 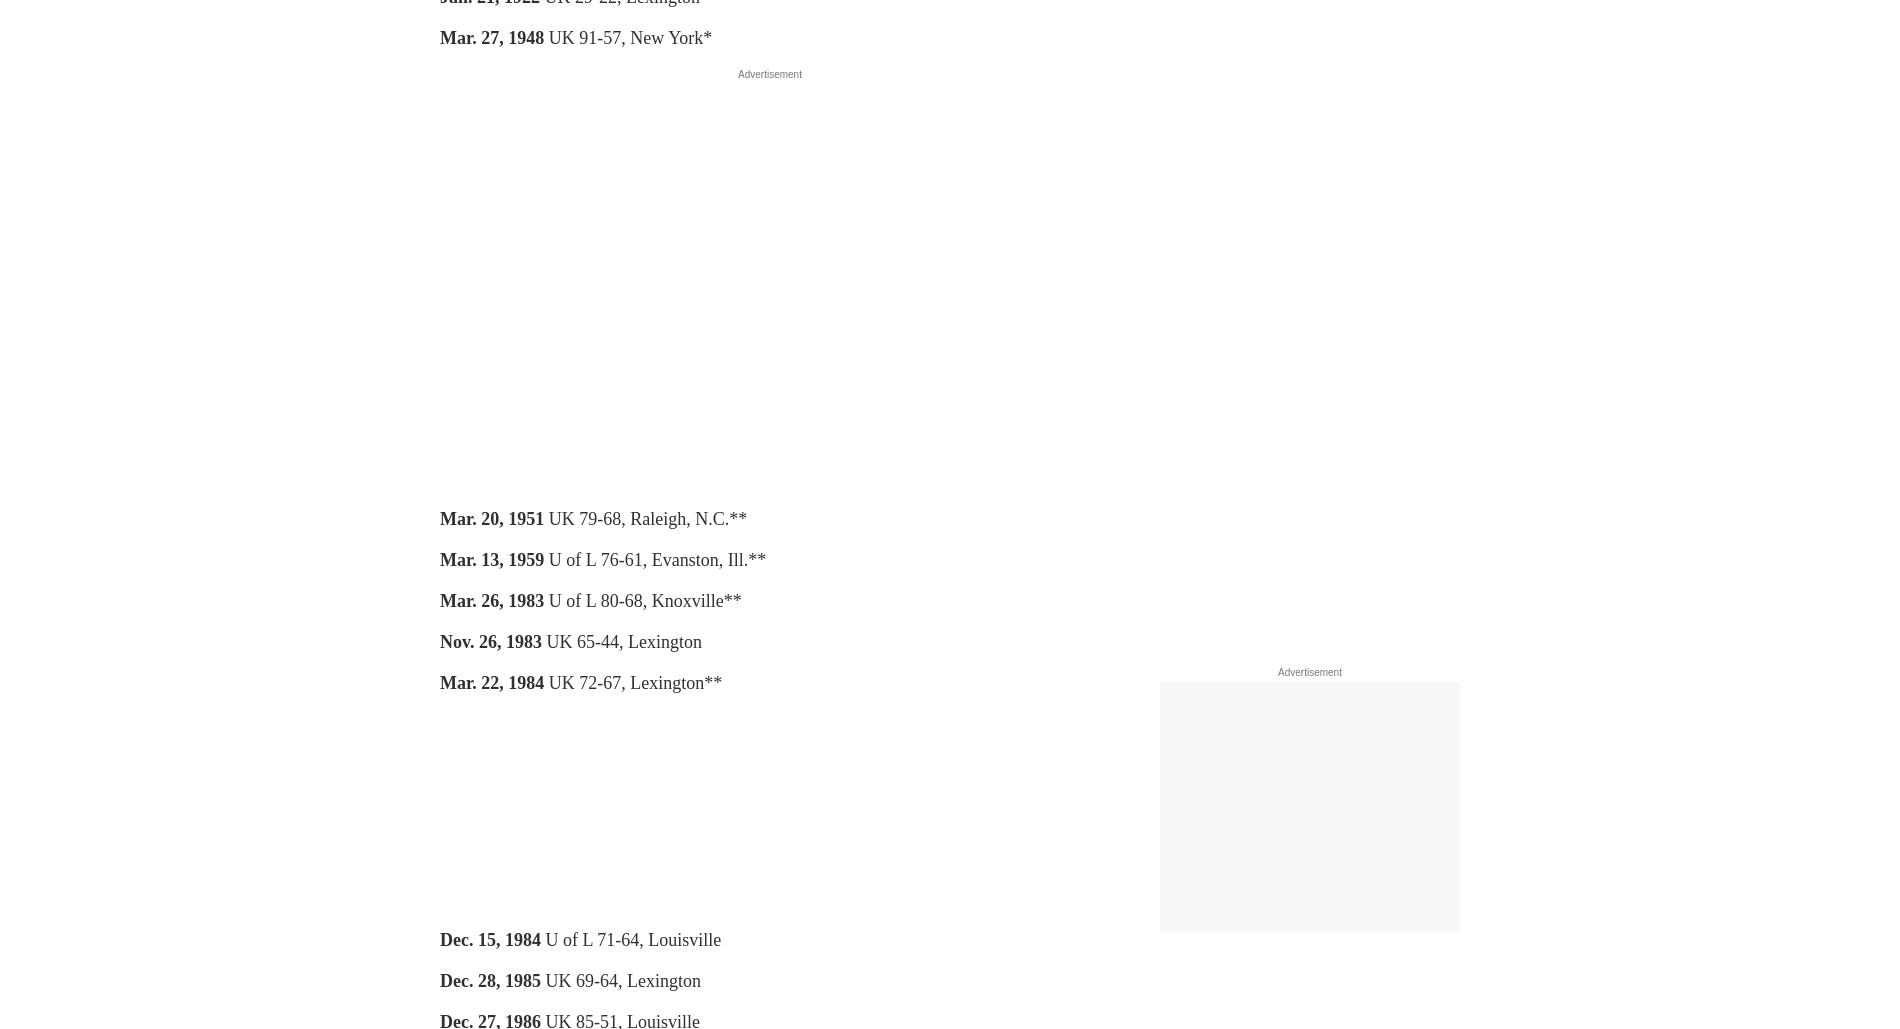 I want to click on 'Dec. 15, 1984', so click(x=439, y=939).